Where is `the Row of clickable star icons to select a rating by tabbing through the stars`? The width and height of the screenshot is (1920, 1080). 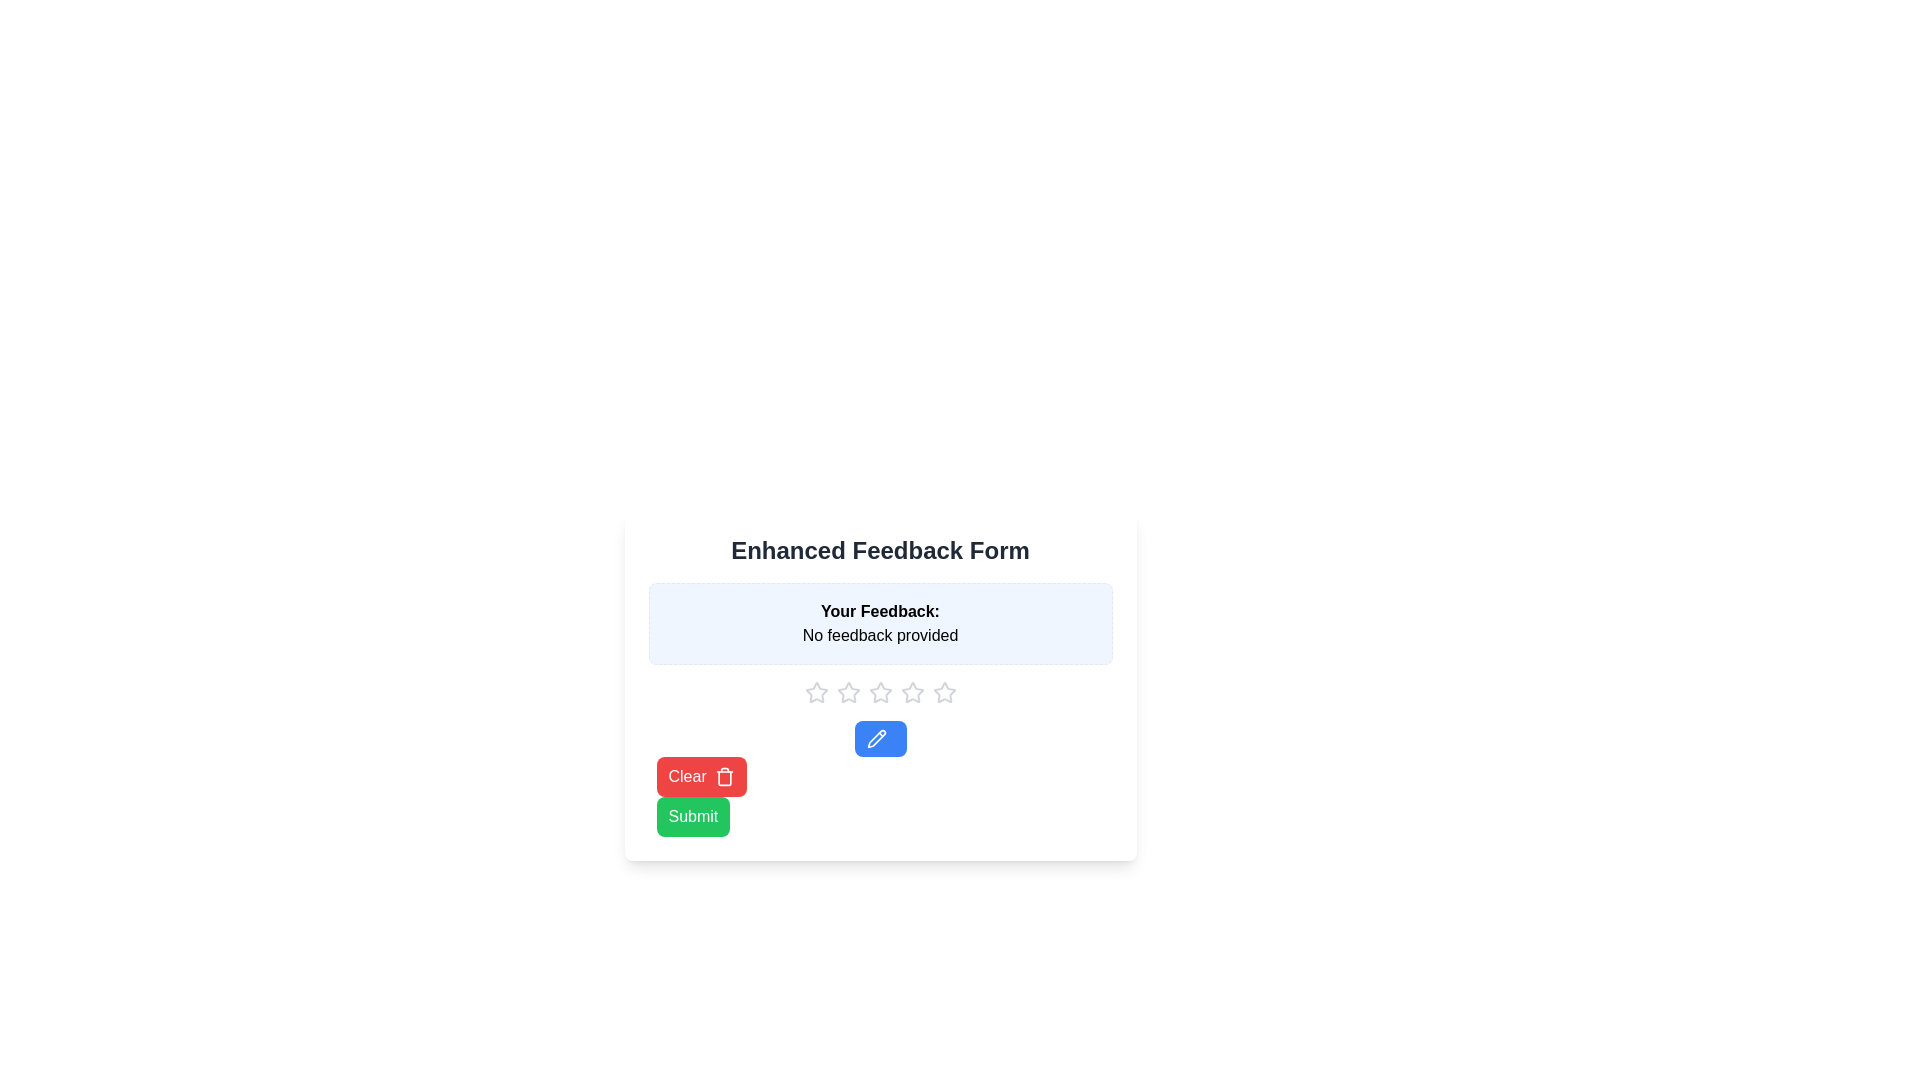 the Row of clickable star icons to select a rating by tabbing through the stars is located at coordinates (880, 692).